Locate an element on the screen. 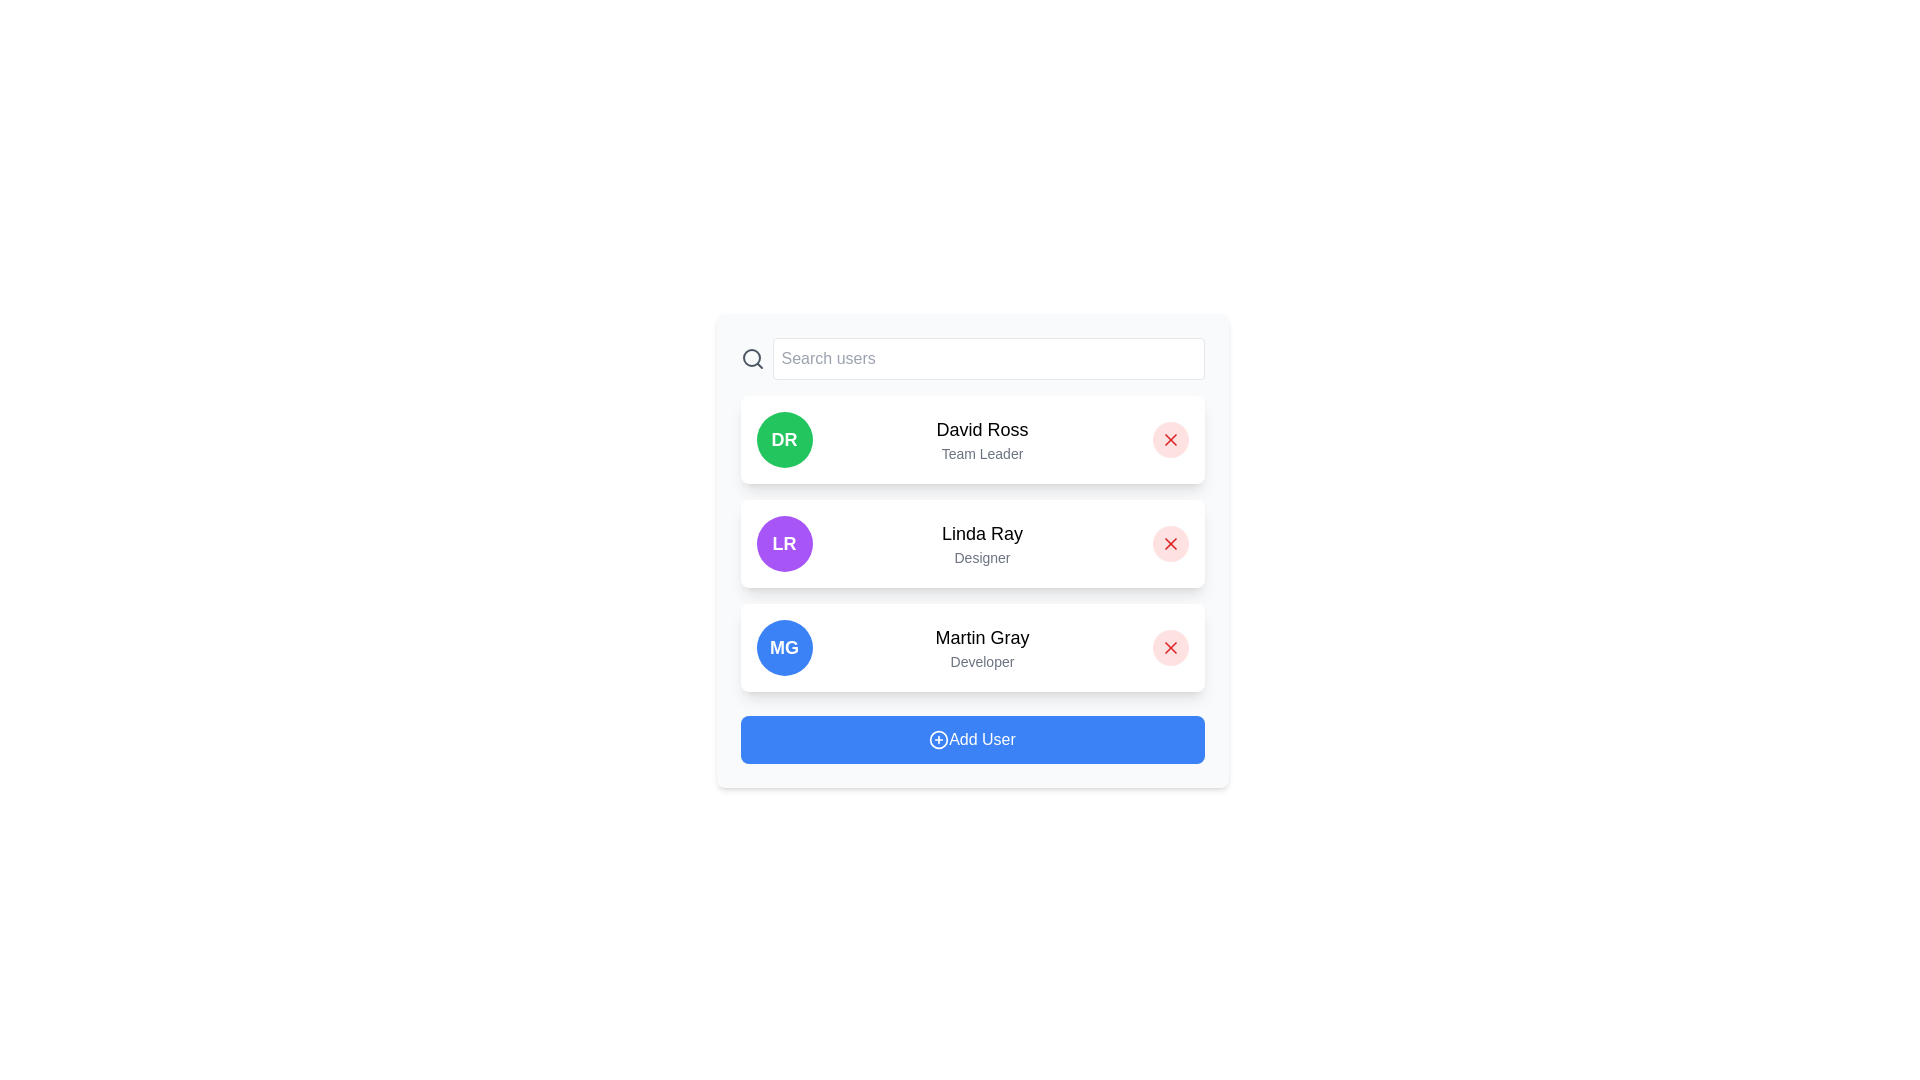 Image resolution: width=1920 pixels, height=1080 pixels. the delete icon associated with user 'Linda Ray' in the list is located at coordinates (1170, 543).